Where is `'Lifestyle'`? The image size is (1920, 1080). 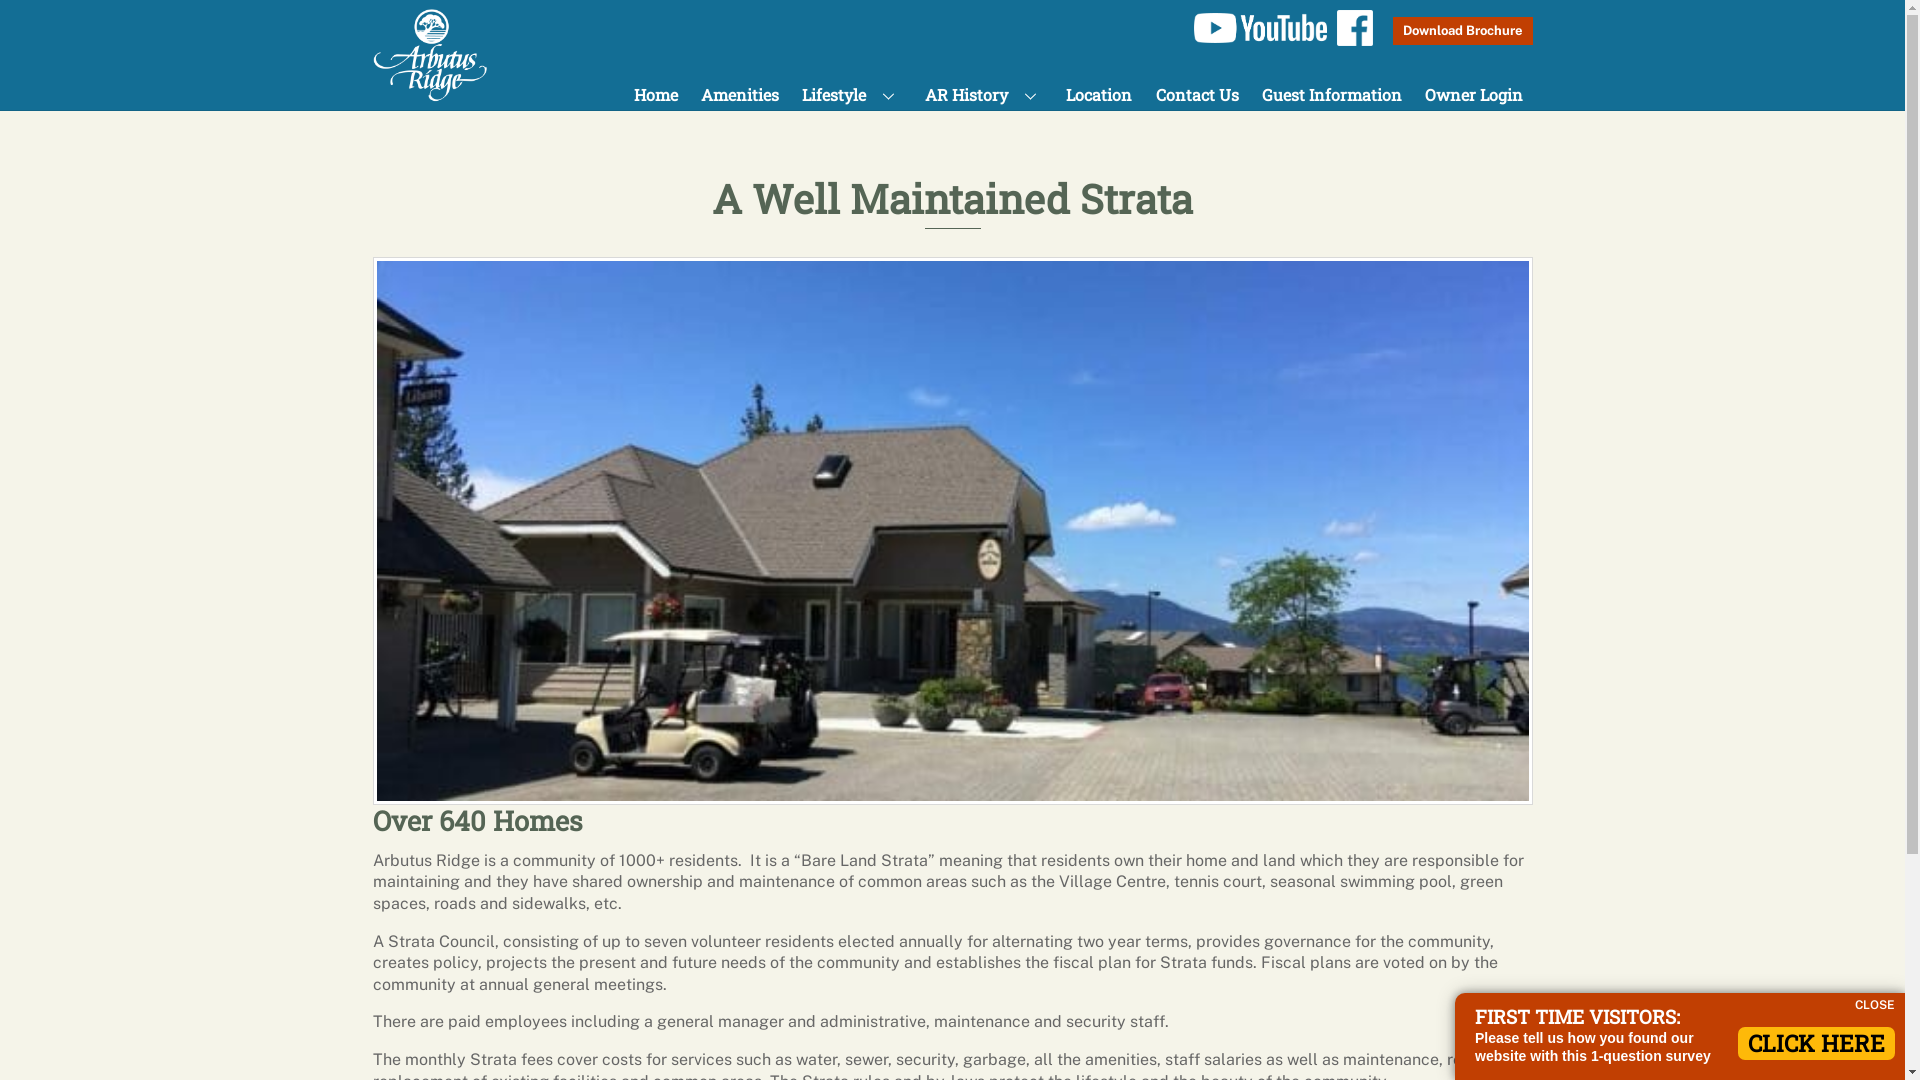 'Lifestyle' is located at coordinates (791, 94).